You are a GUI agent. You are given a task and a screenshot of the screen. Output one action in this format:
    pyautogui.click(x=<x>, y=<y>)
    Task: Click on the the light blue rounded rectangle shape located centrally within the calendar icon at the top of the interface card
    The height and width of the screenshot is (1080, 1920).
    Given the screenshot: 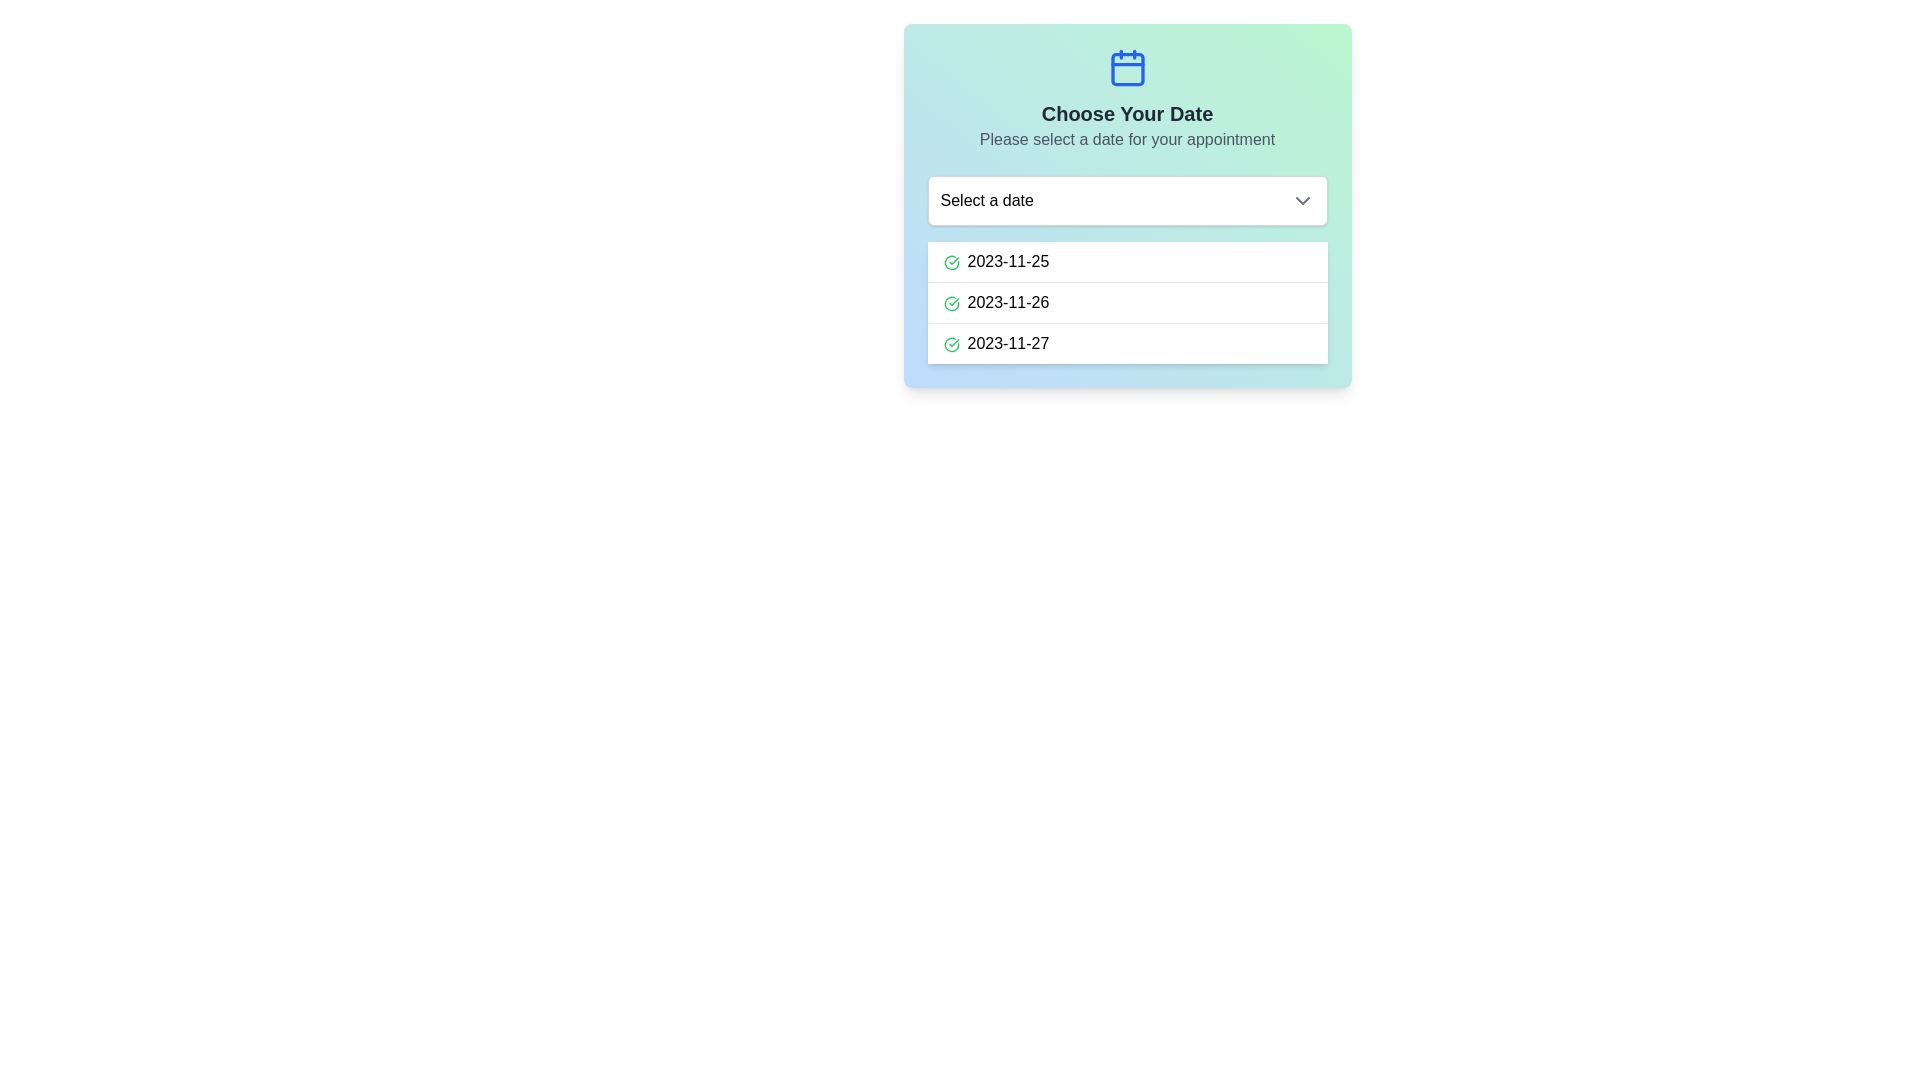 What is the action you would take?
    pyautogui.click(x=1127, y=68)
    